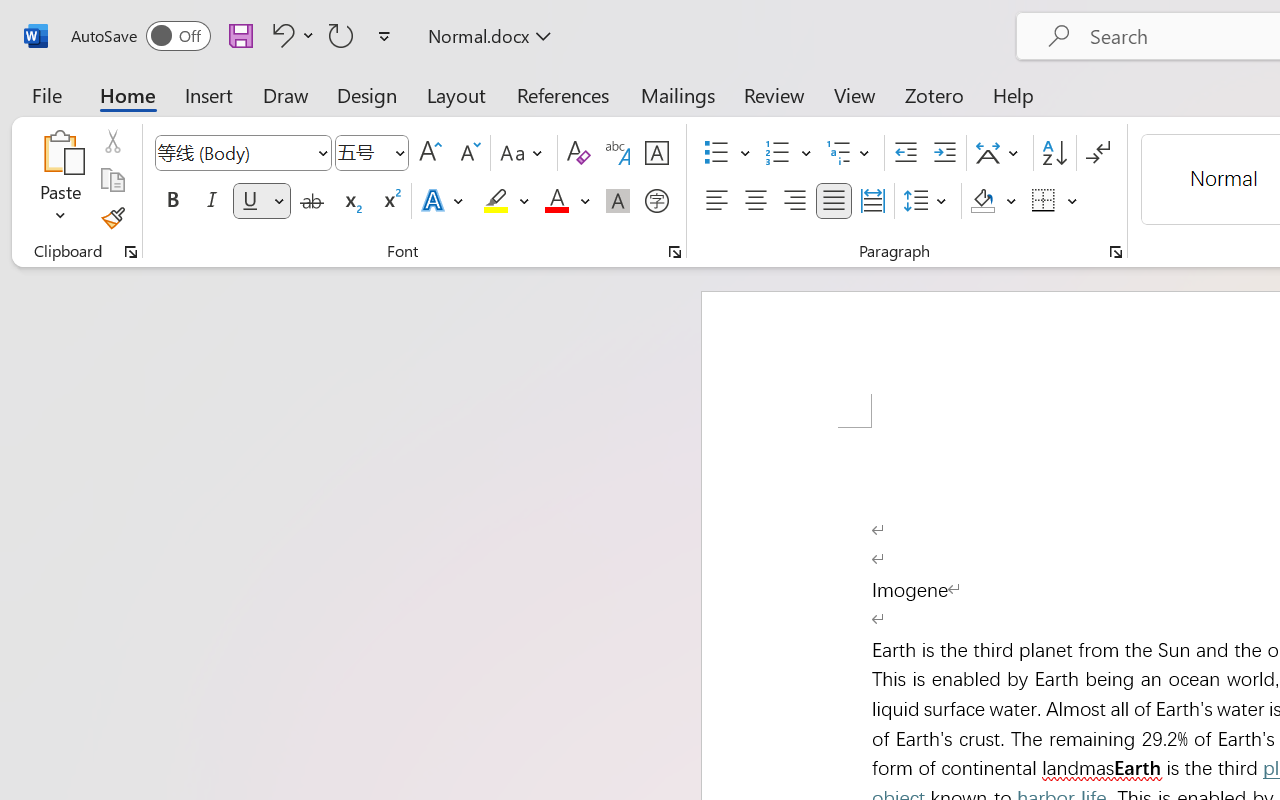 The image size is (1280, 800). What do you see at coordinates (716, 201) in the screenshot?
I see `'Align Left'` at bounding box center [716, 201].